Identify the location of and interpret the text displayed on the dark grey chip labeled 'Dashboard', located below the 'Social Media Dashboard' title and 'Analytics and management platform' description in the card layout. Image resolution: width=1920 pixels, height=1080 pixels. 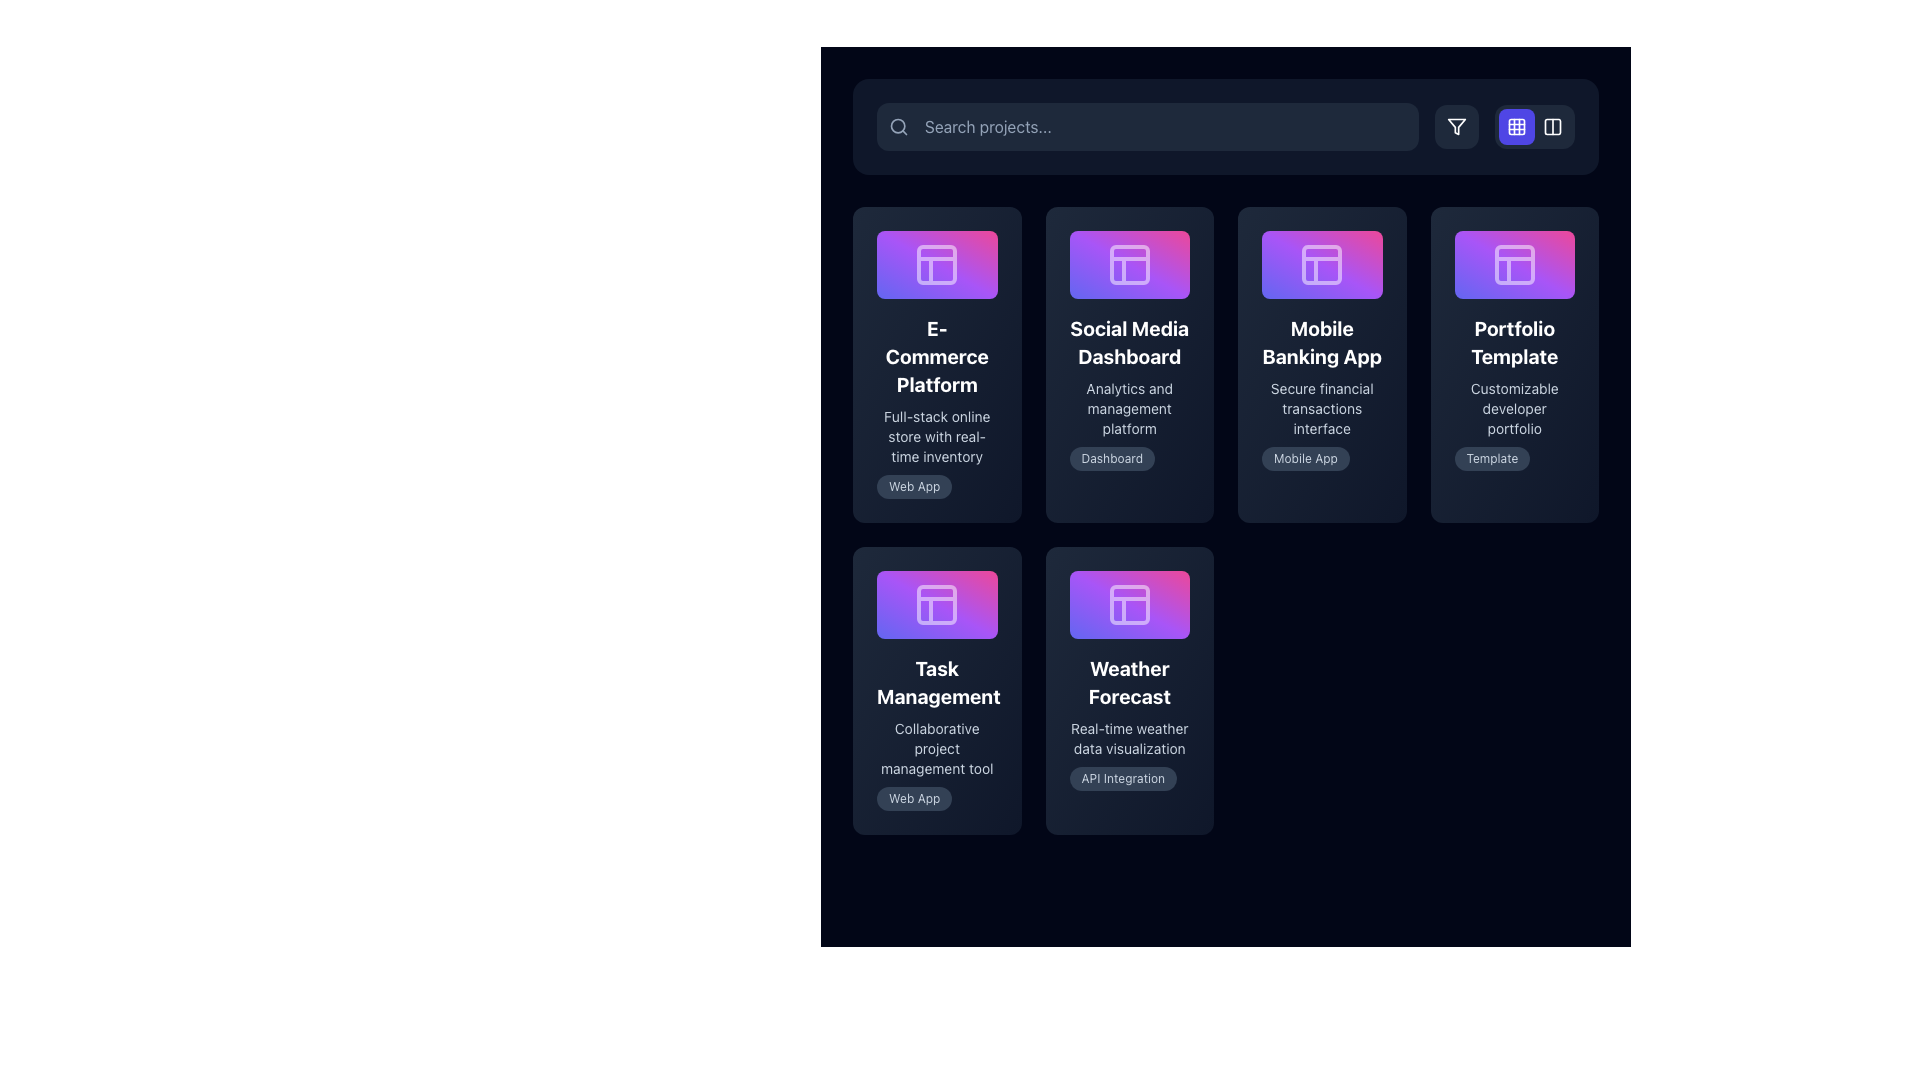
(1129, 458).